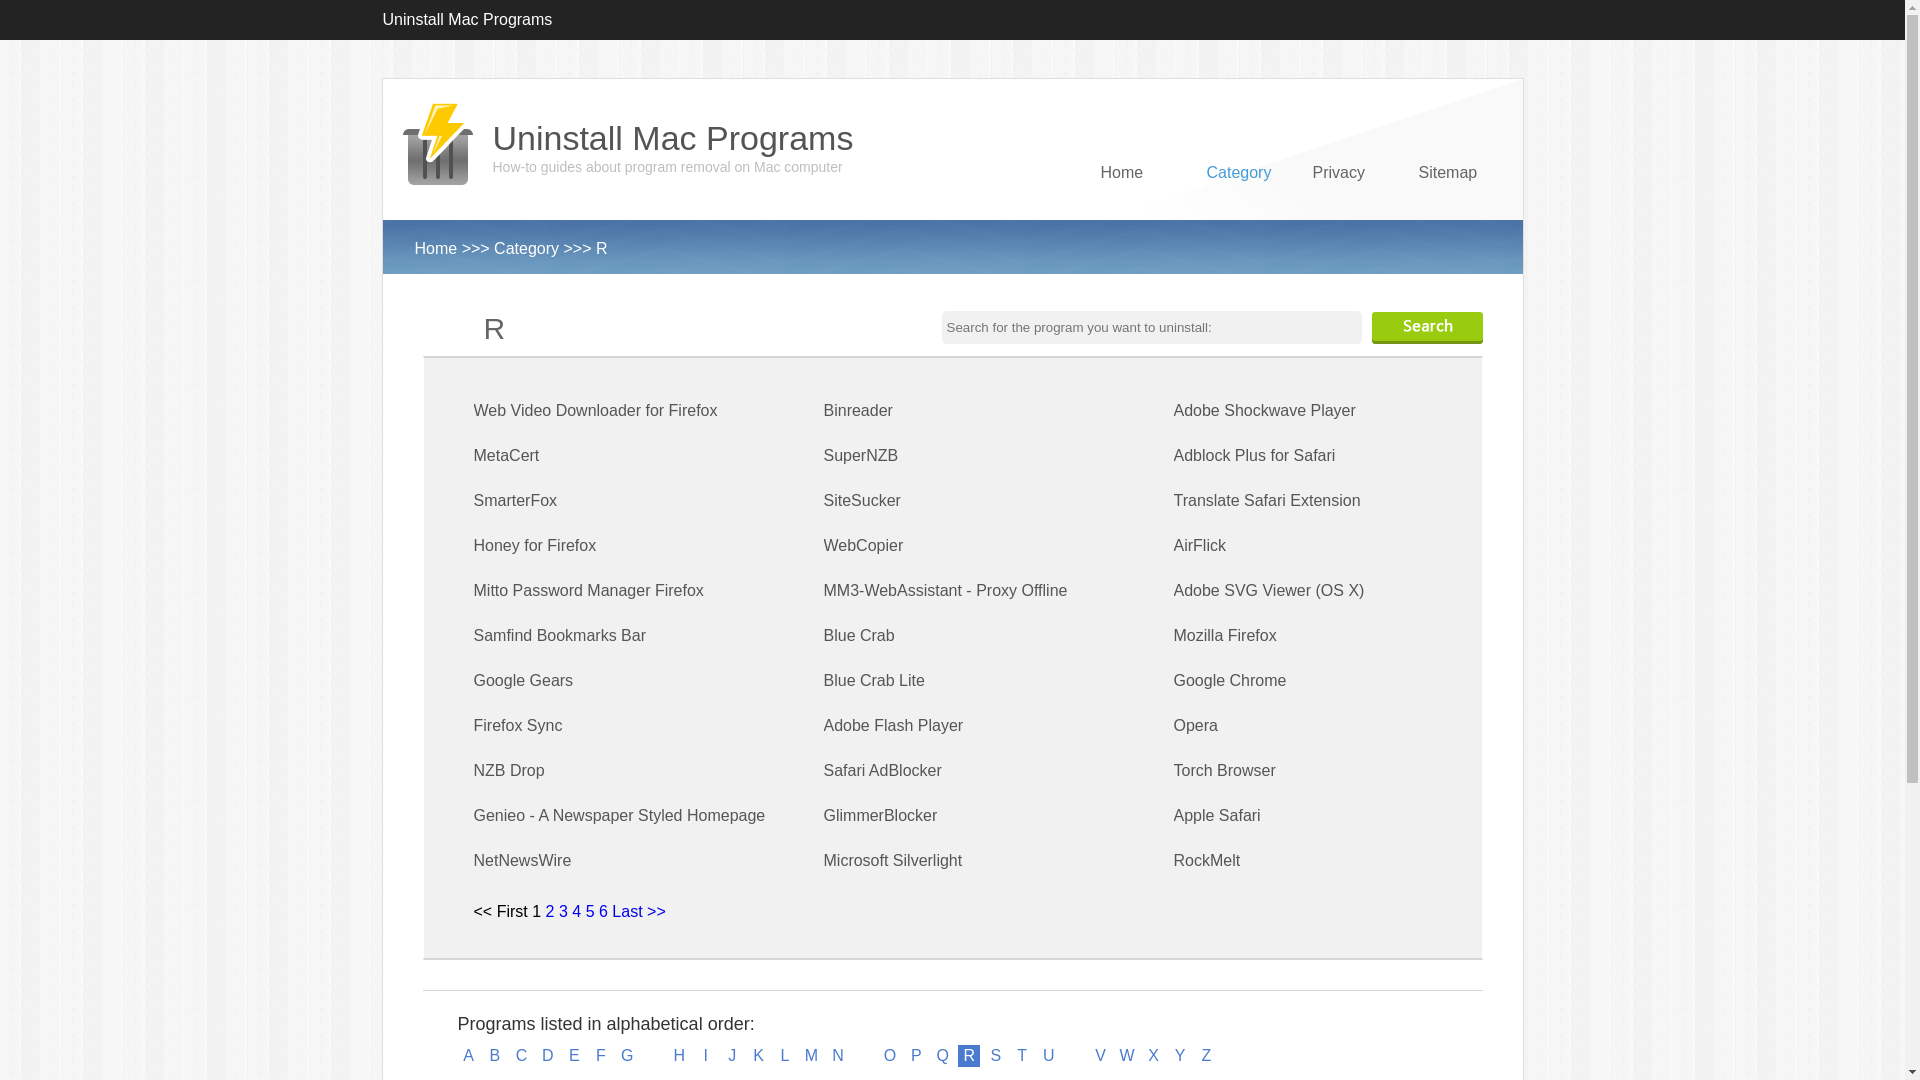 This screenshot has height=1080, width=1920. Describe the element at coordinates (523, 859) in the screenshot. I see `'NetNewsWire'` at that location.